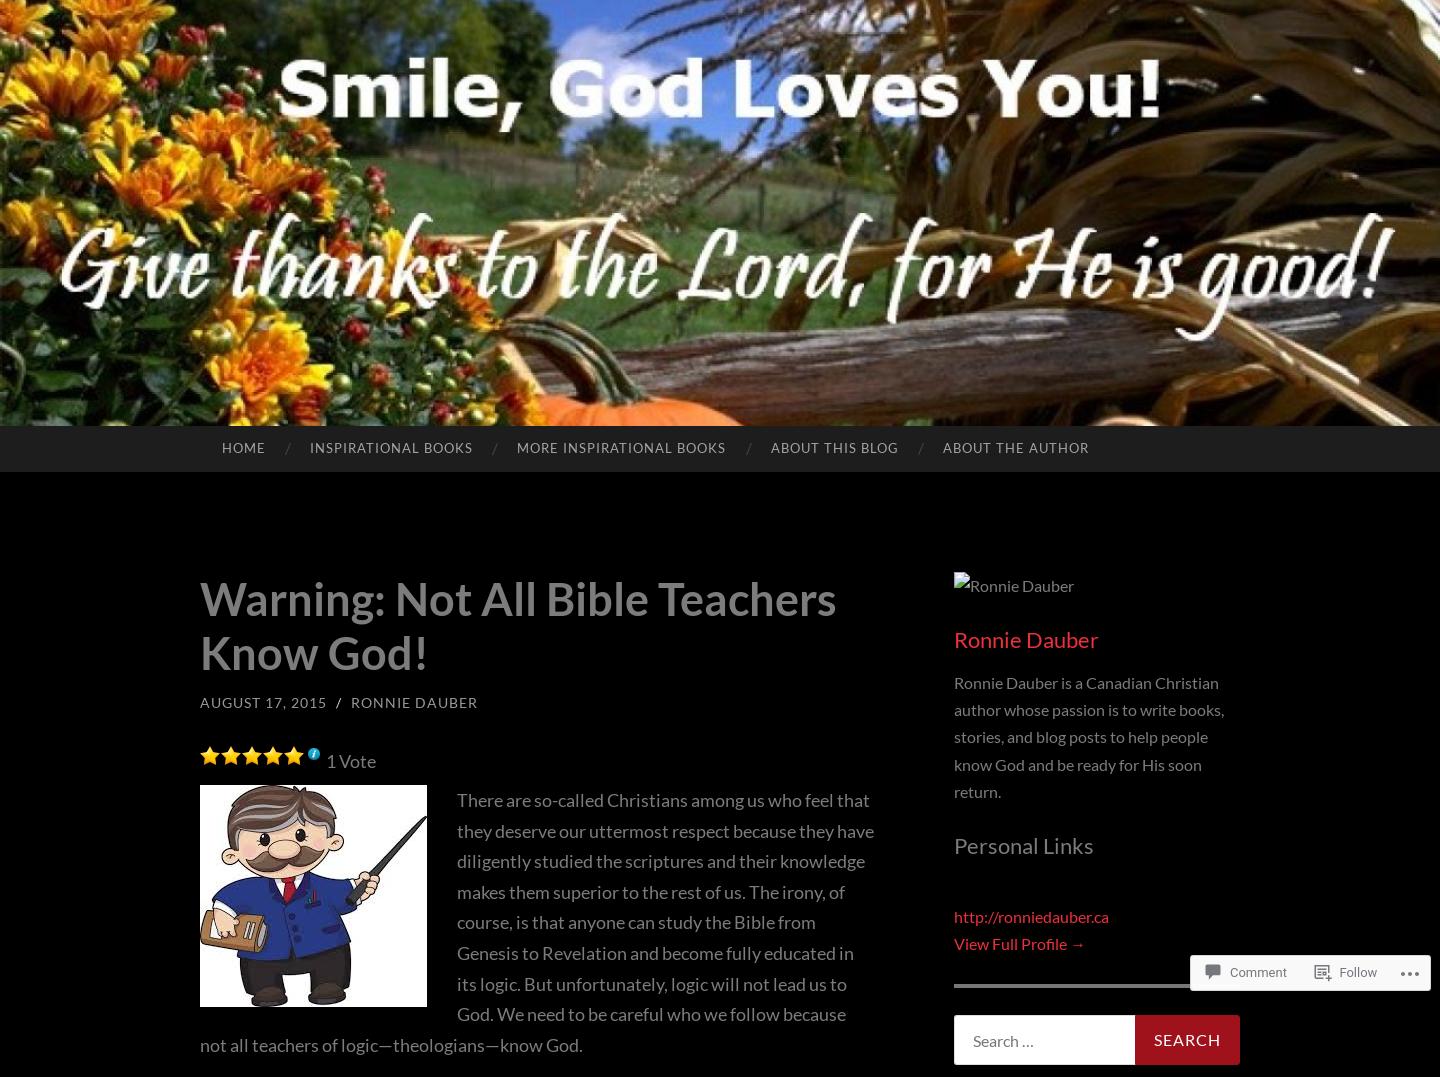 The width and height of the screenshot is (1440, 1077). I want to click on '/', so click(332, 701).